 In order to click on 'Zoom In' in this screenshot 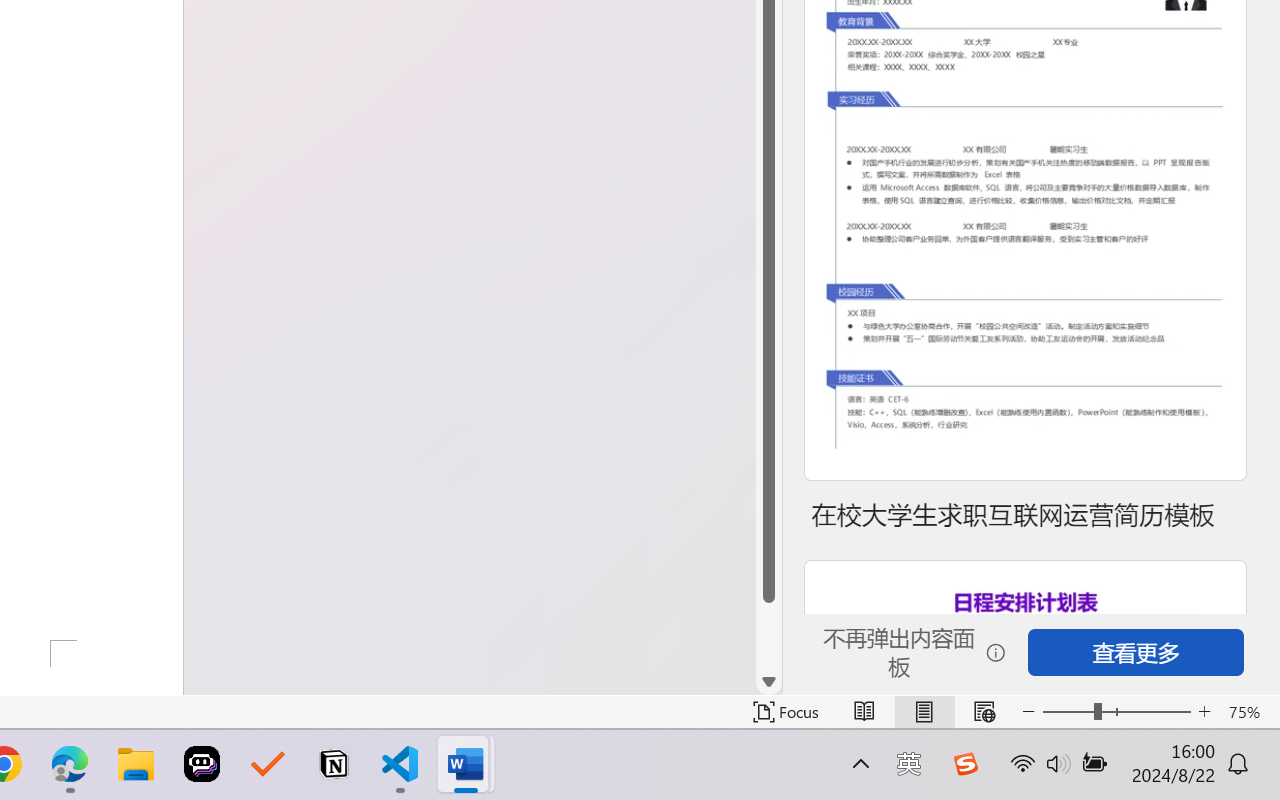, I will do `click(1204, 711)`.